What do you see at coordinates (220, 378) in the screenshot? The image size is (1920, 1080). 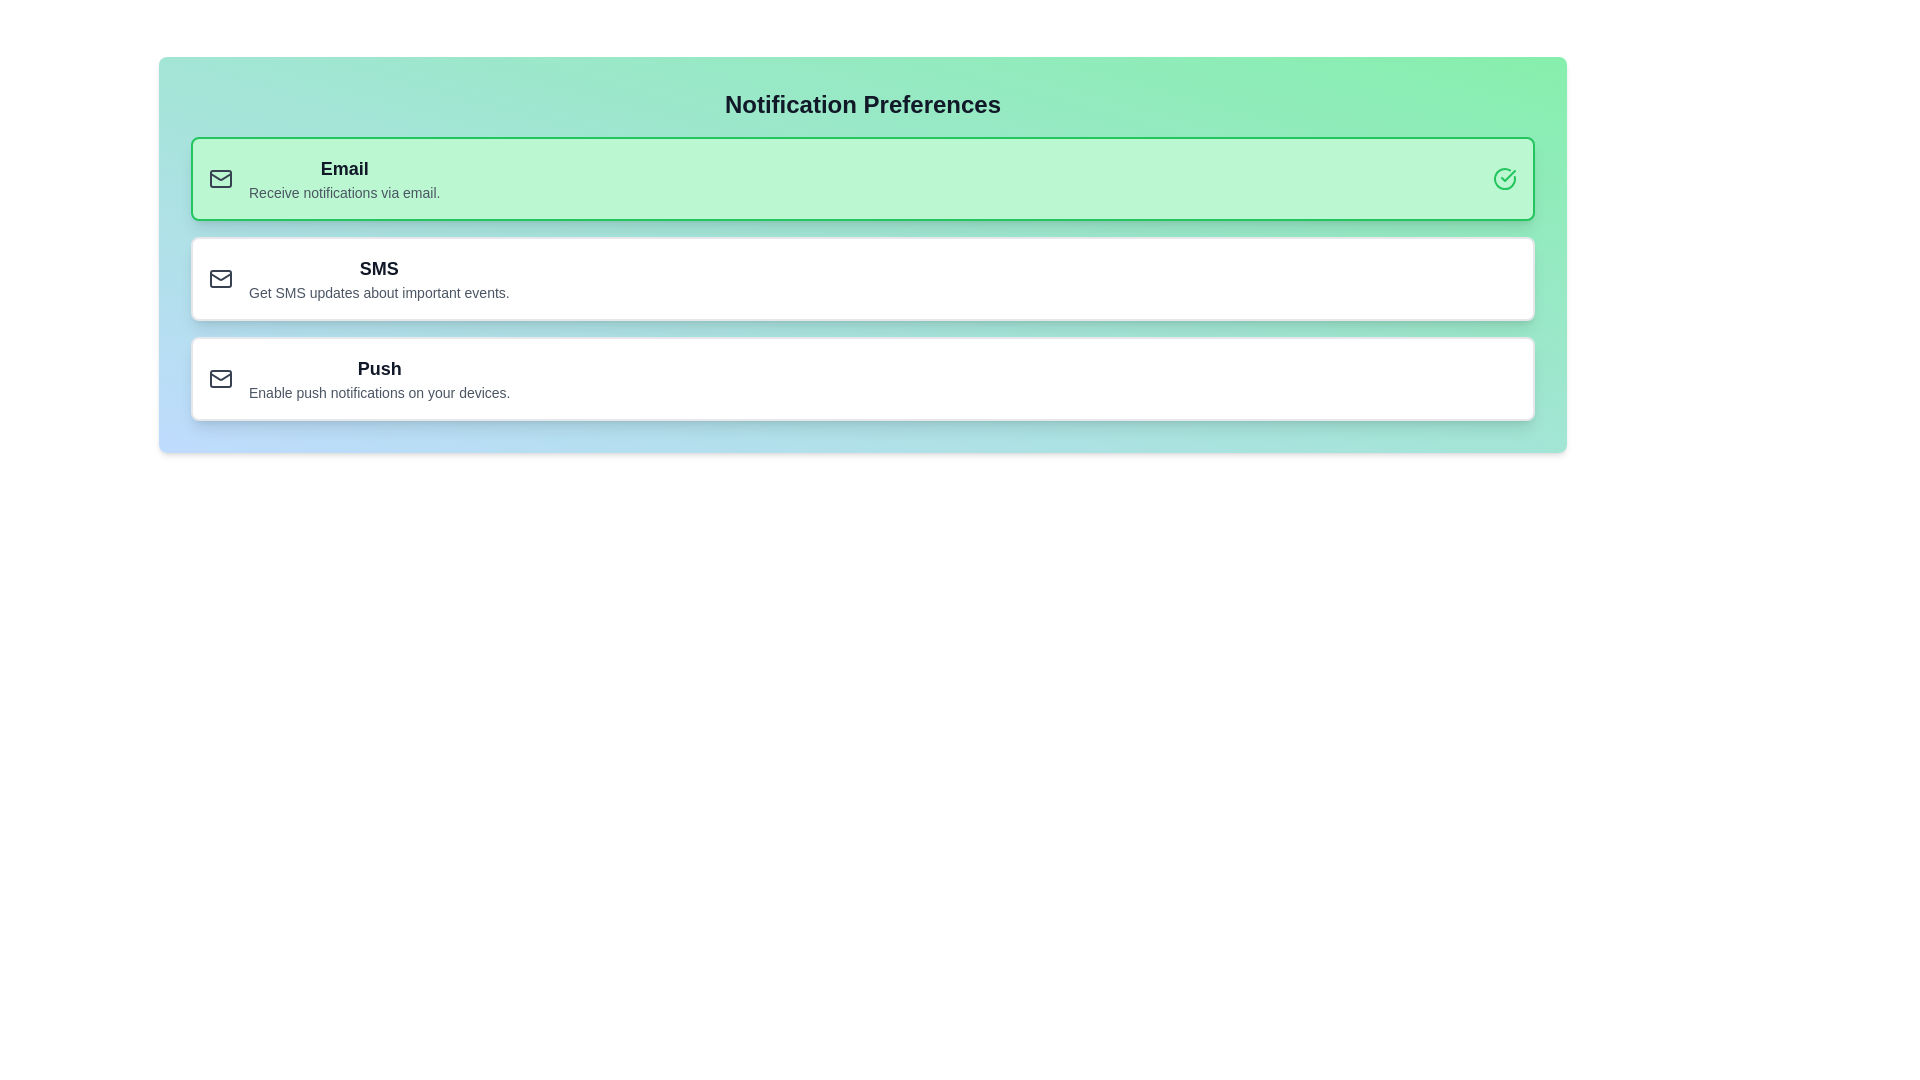 I see `the push notifications icon located on the left side of the third notification preference titled 'Push'` at bounding box center [220, 378].